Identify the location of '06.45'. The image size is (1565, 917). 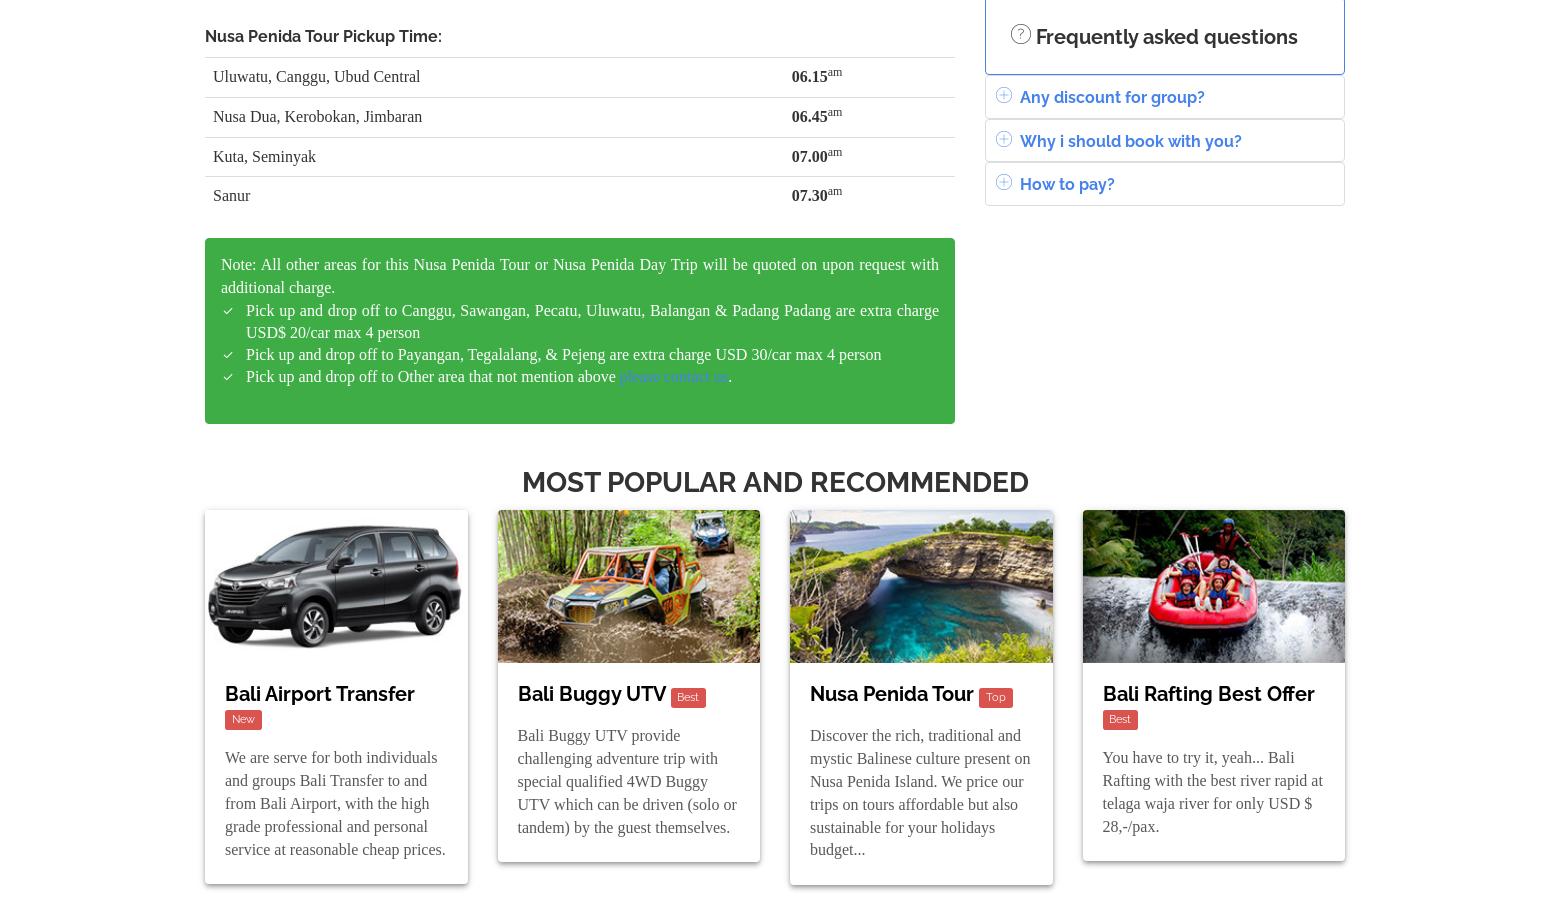
(807, 114).